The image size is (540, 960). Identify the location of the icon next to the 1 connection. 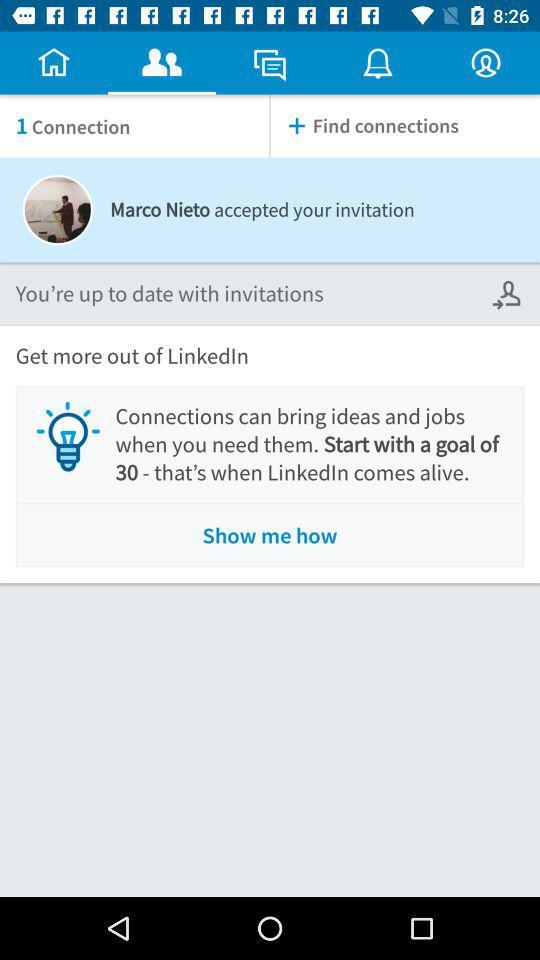
(405, 125).